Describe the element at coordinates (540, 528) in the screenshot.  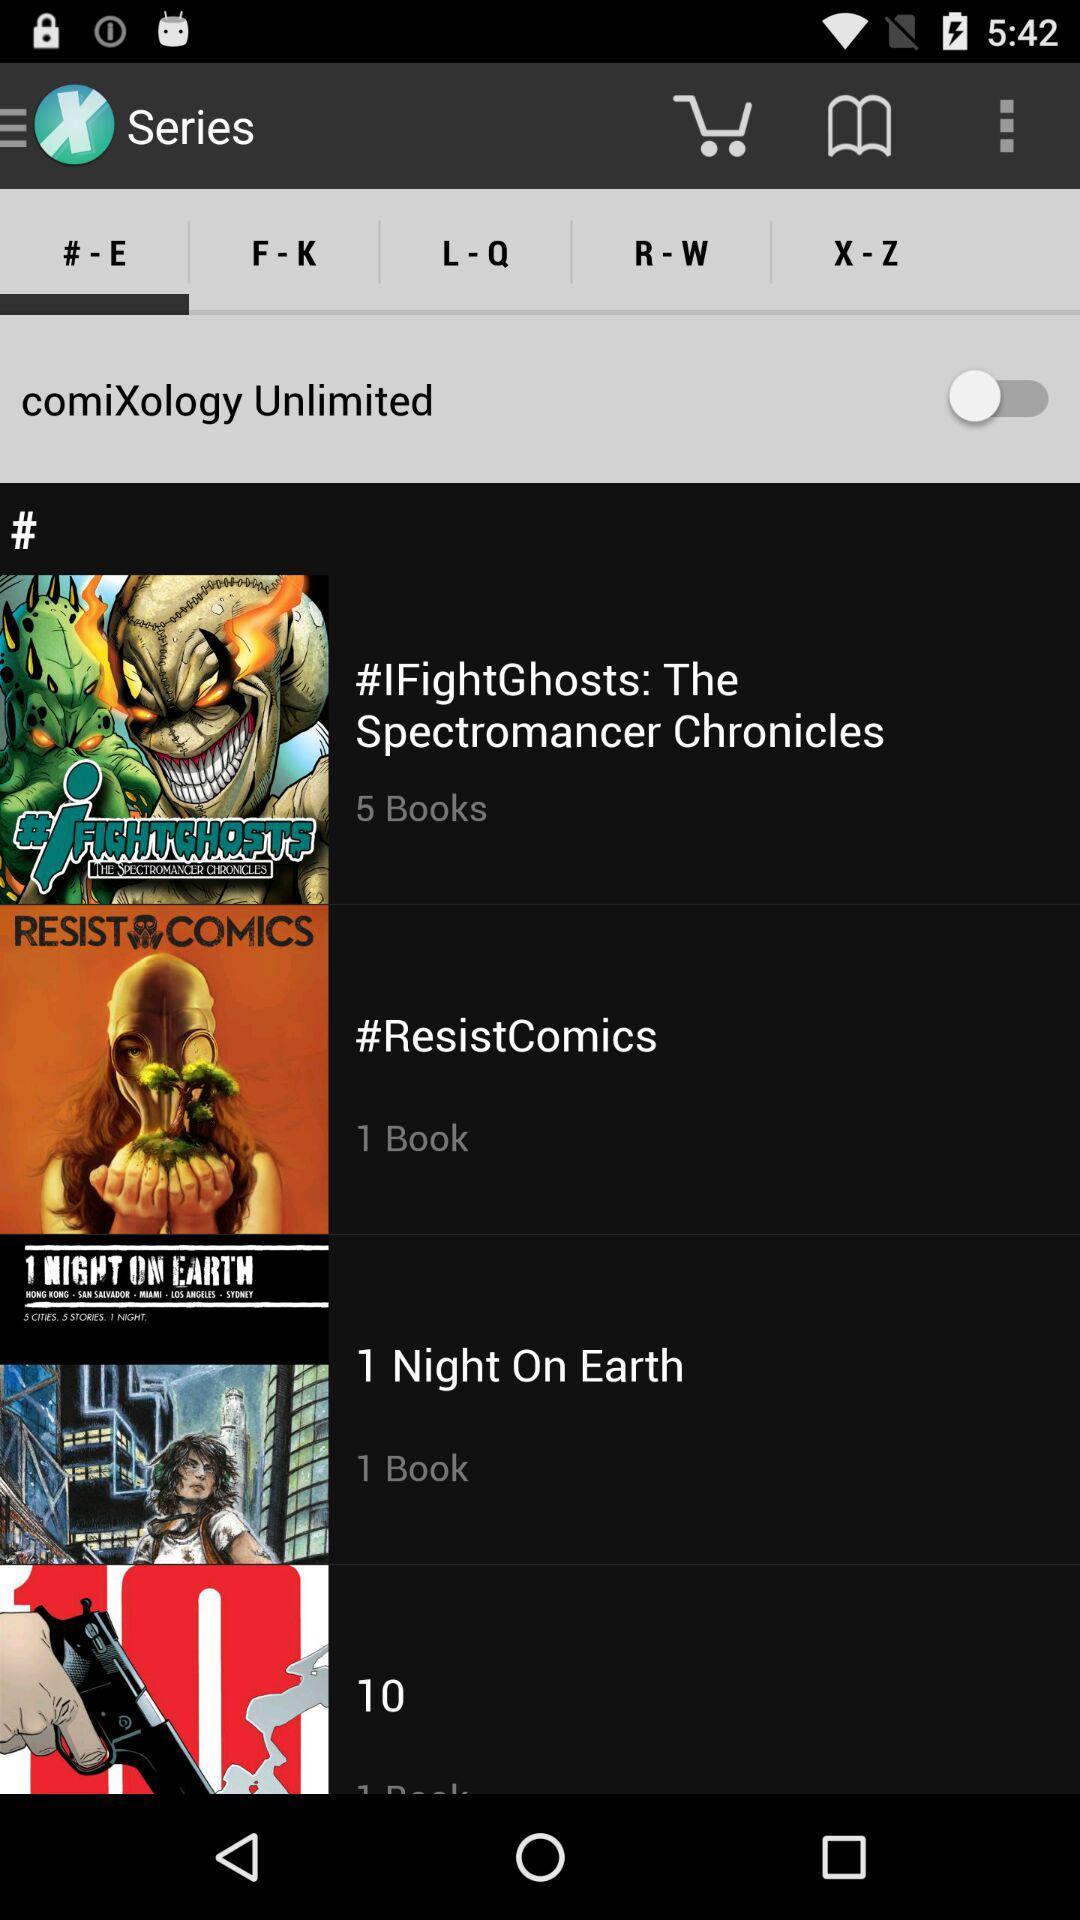
I see `# icon` at that location.